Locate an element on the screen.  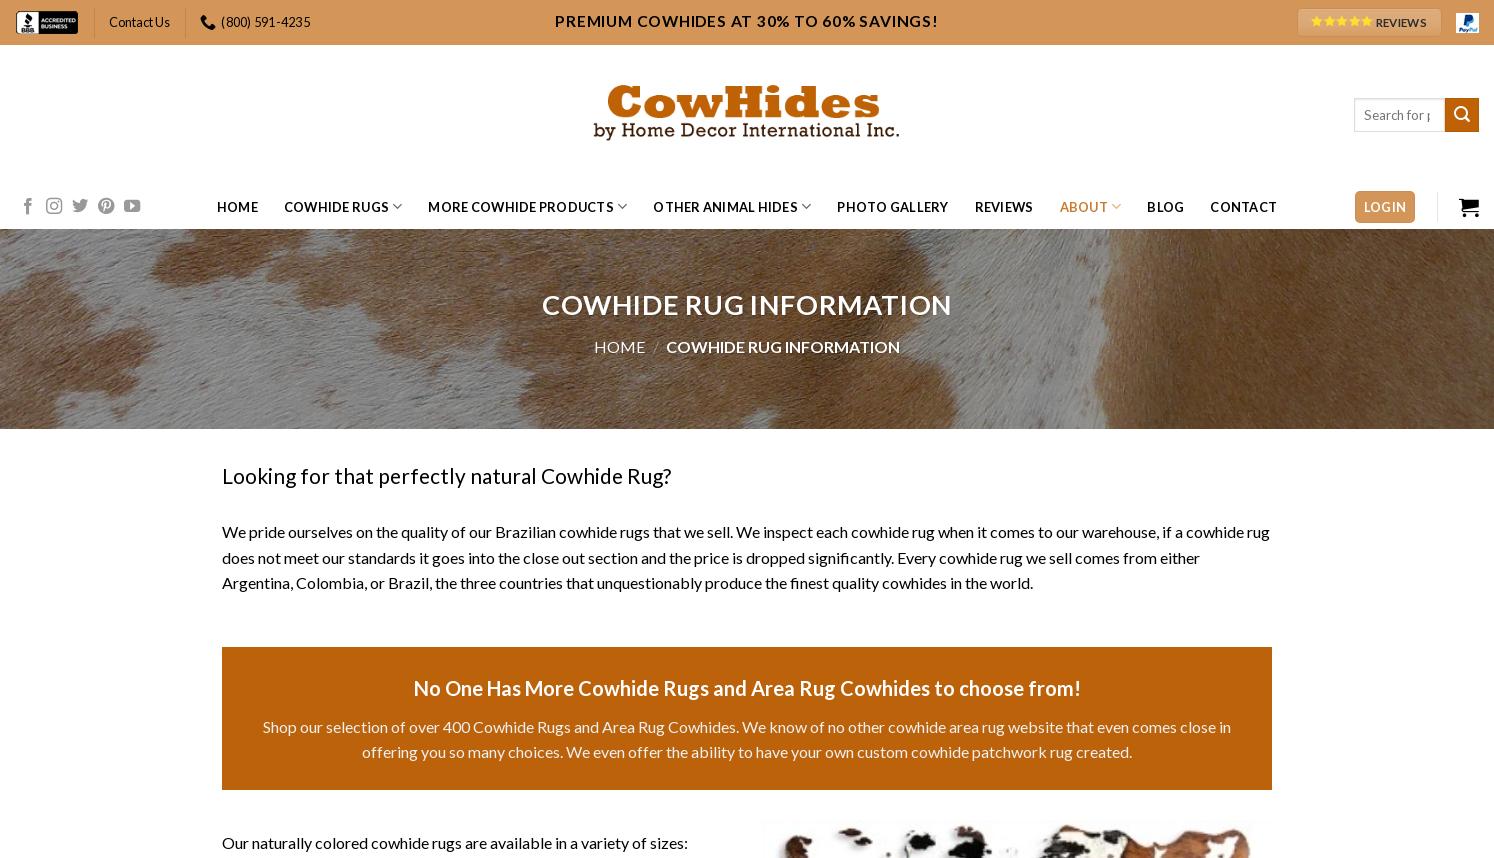
'Cowhide Rugs' is located at coordinates (335, 207).